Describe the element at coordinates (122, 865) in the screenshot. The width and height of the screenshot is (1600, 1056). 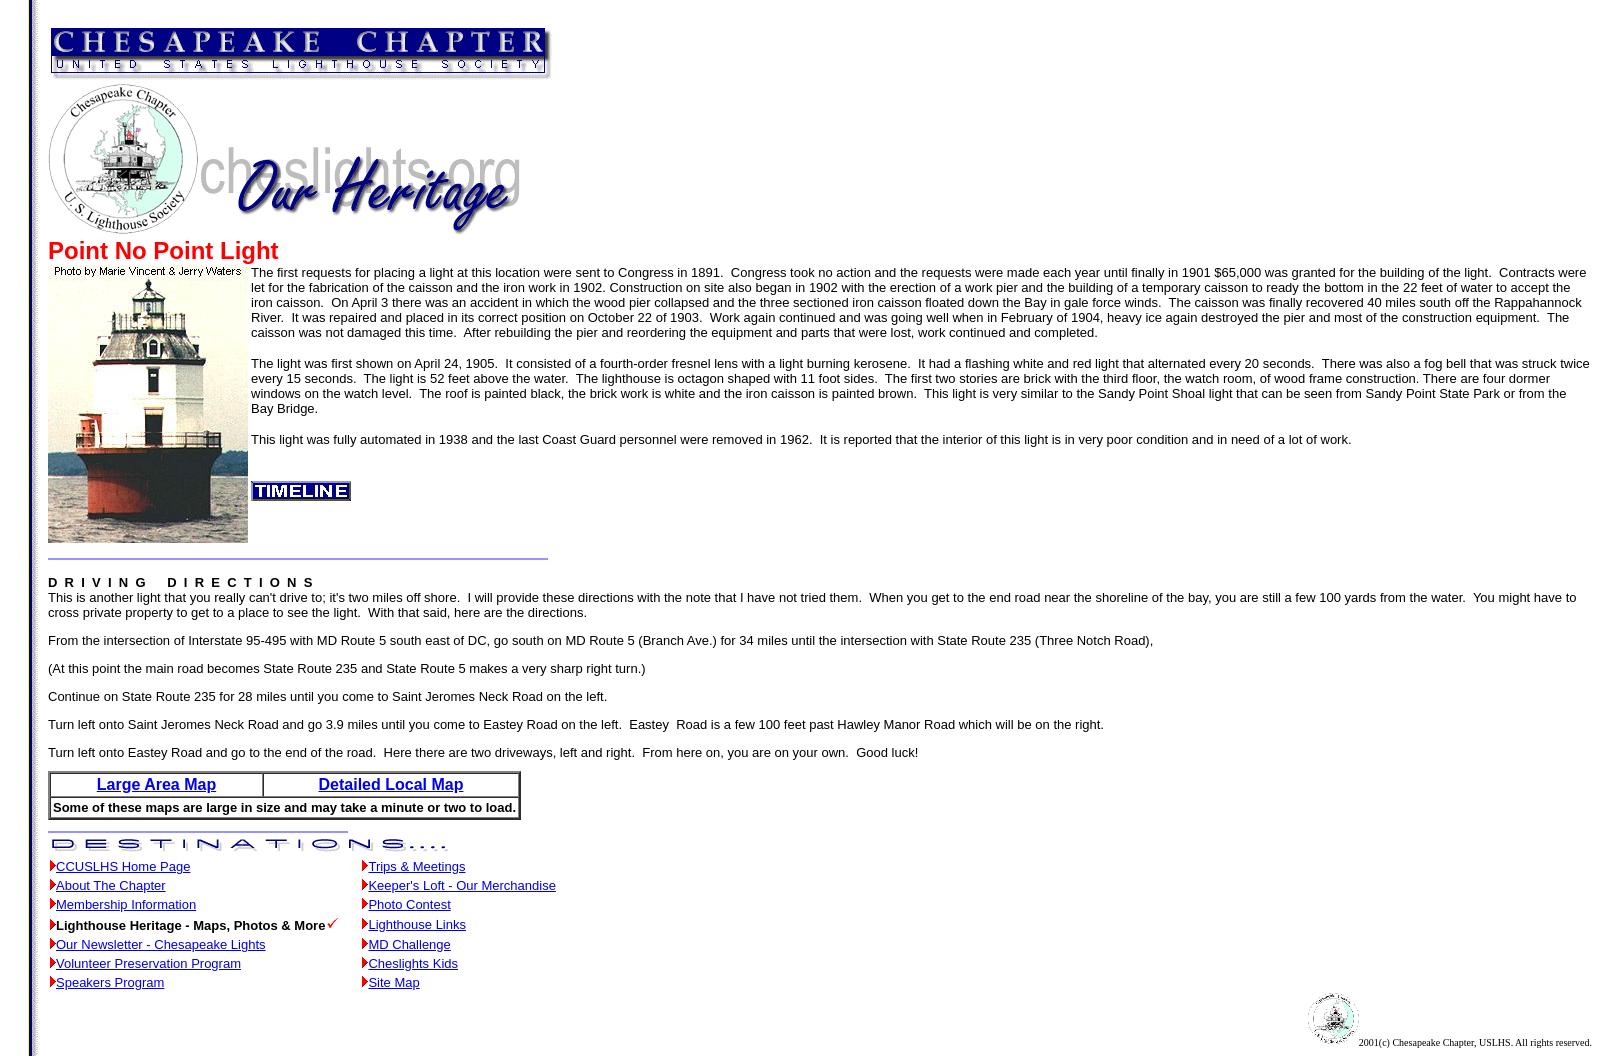
I see `'CCUSLHS 
            Home Page'` at that location.